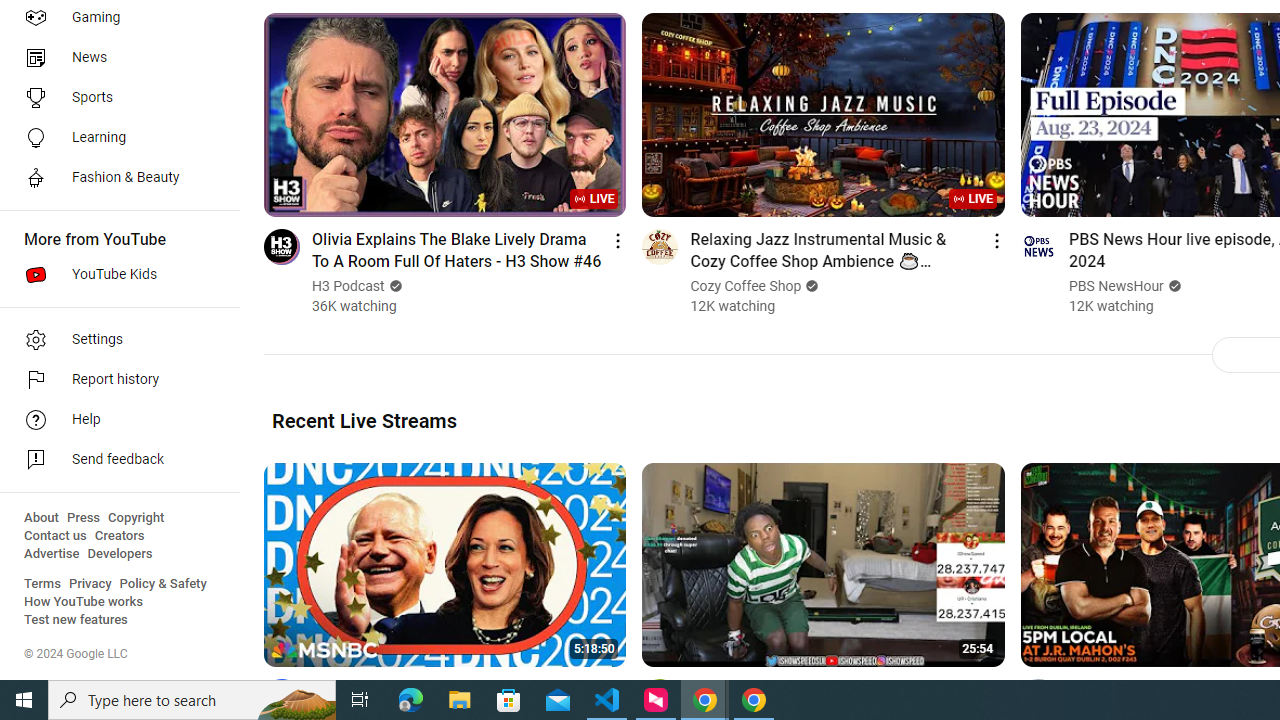  What do you see at coordinates (112, 56) in the screenshot?
I see `'News'` at bounding box center [112, 56].